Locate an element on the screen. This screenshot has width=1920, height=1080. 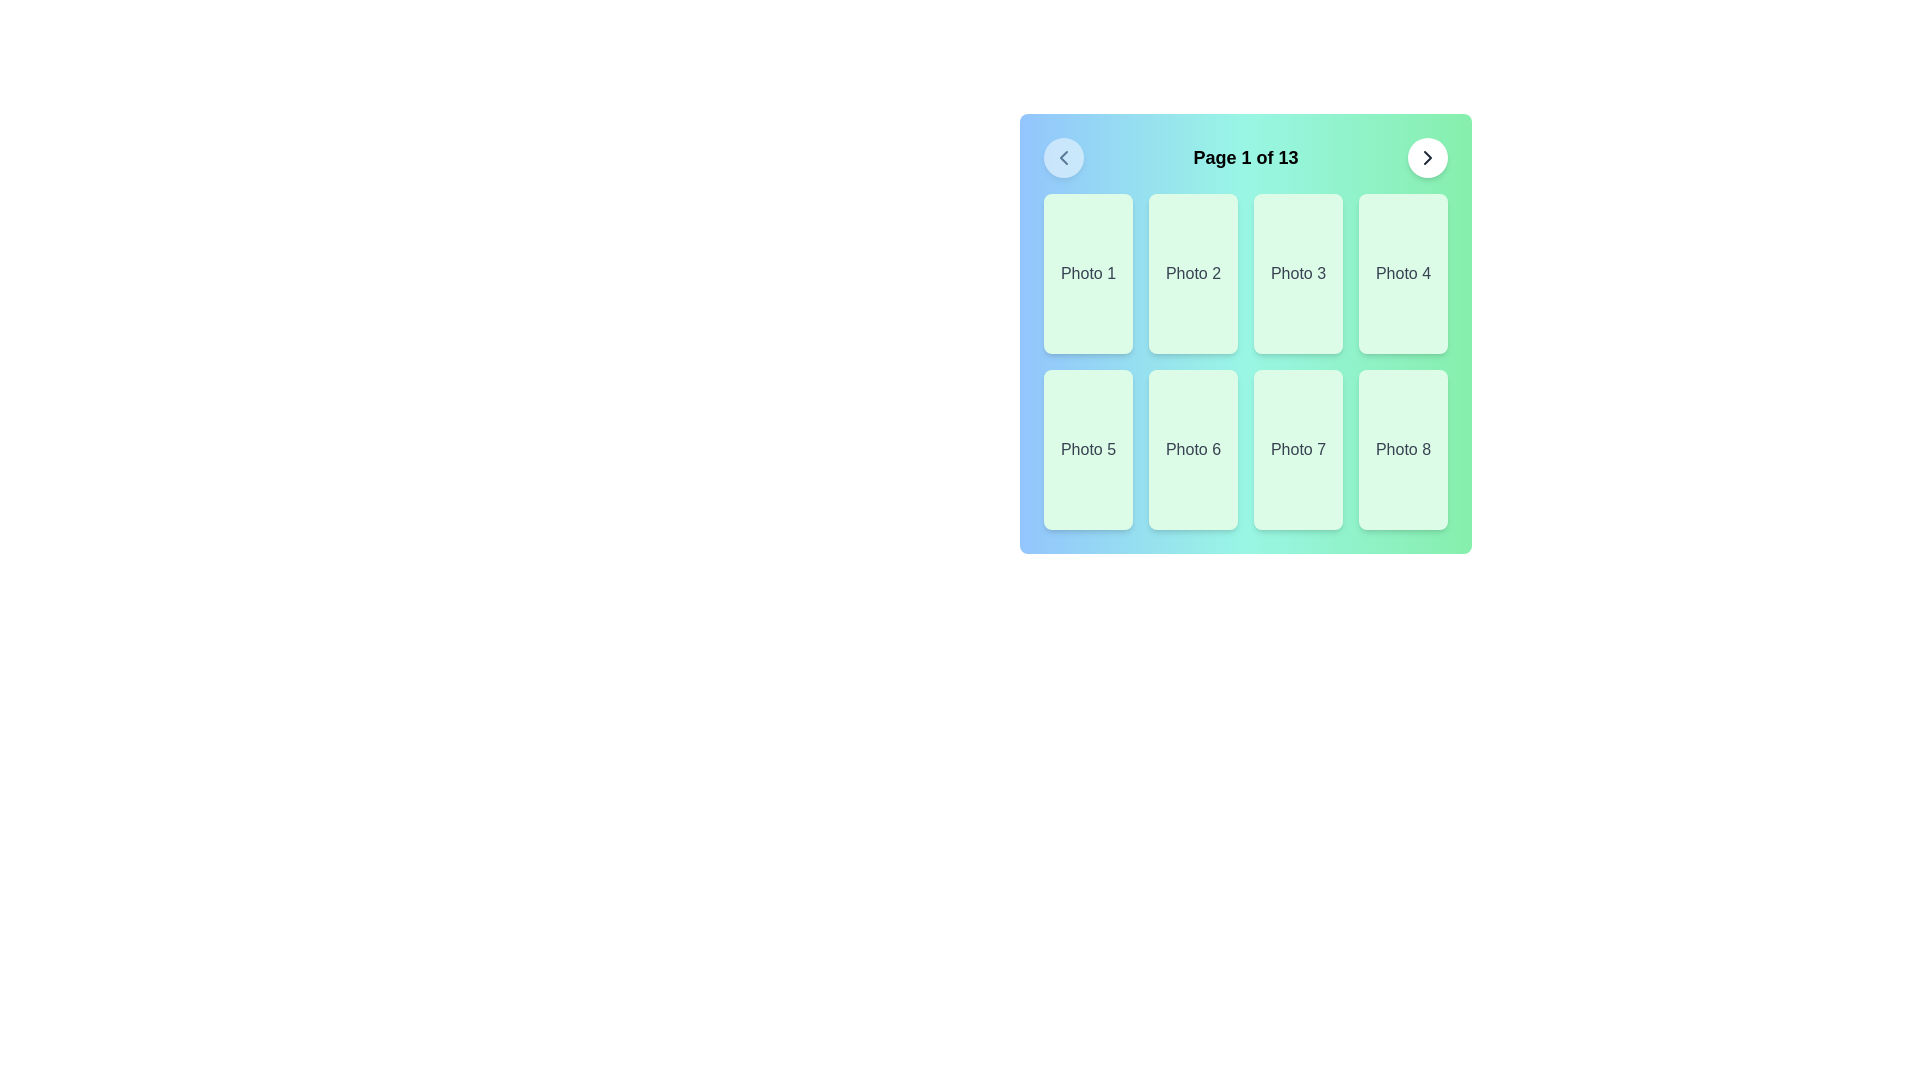
the circular button with a white background and a black right-pointing chevron icon for keyboard navigation is located at coordinates (1426, 157).